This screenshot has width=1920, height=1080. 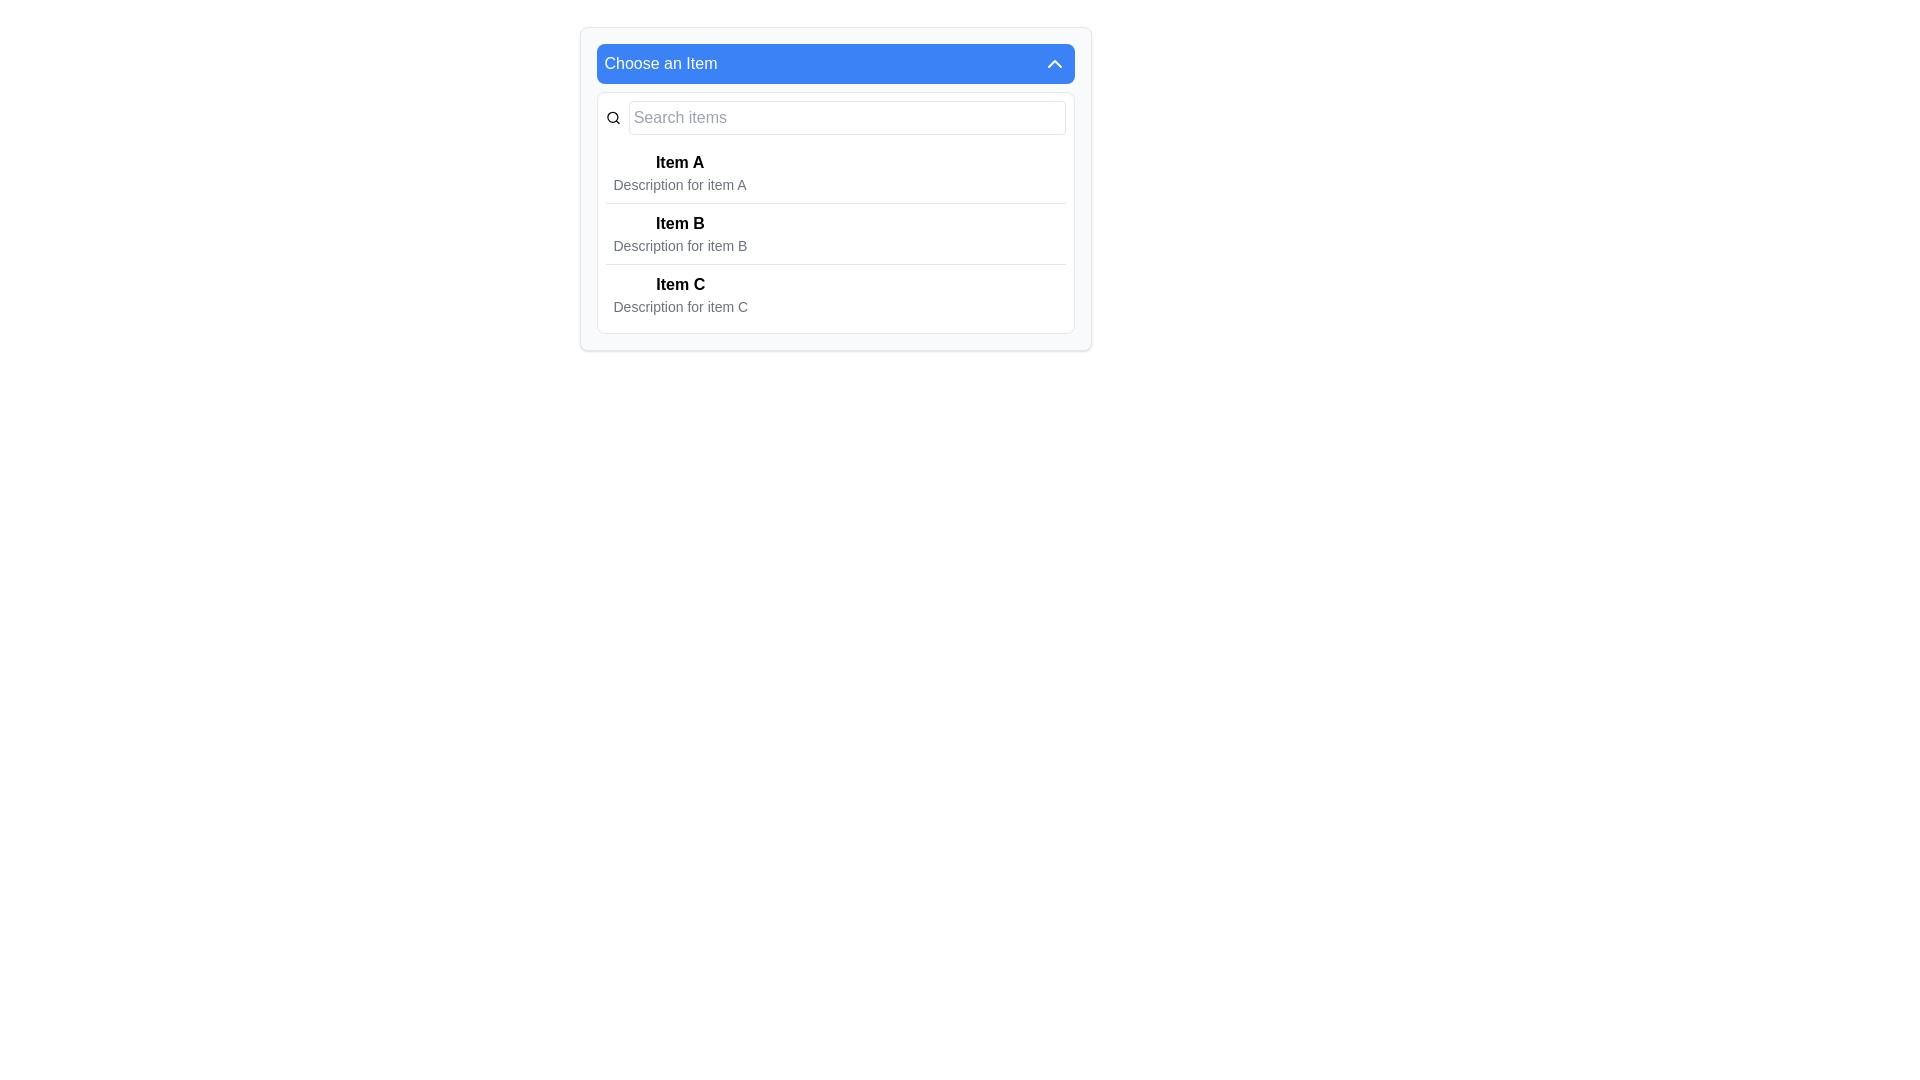 What do you see at coordinates (835, 172) in the screenshot?
I see `the selectable list item 'Item A' in the dropdown` at bounding box center [835, 172].